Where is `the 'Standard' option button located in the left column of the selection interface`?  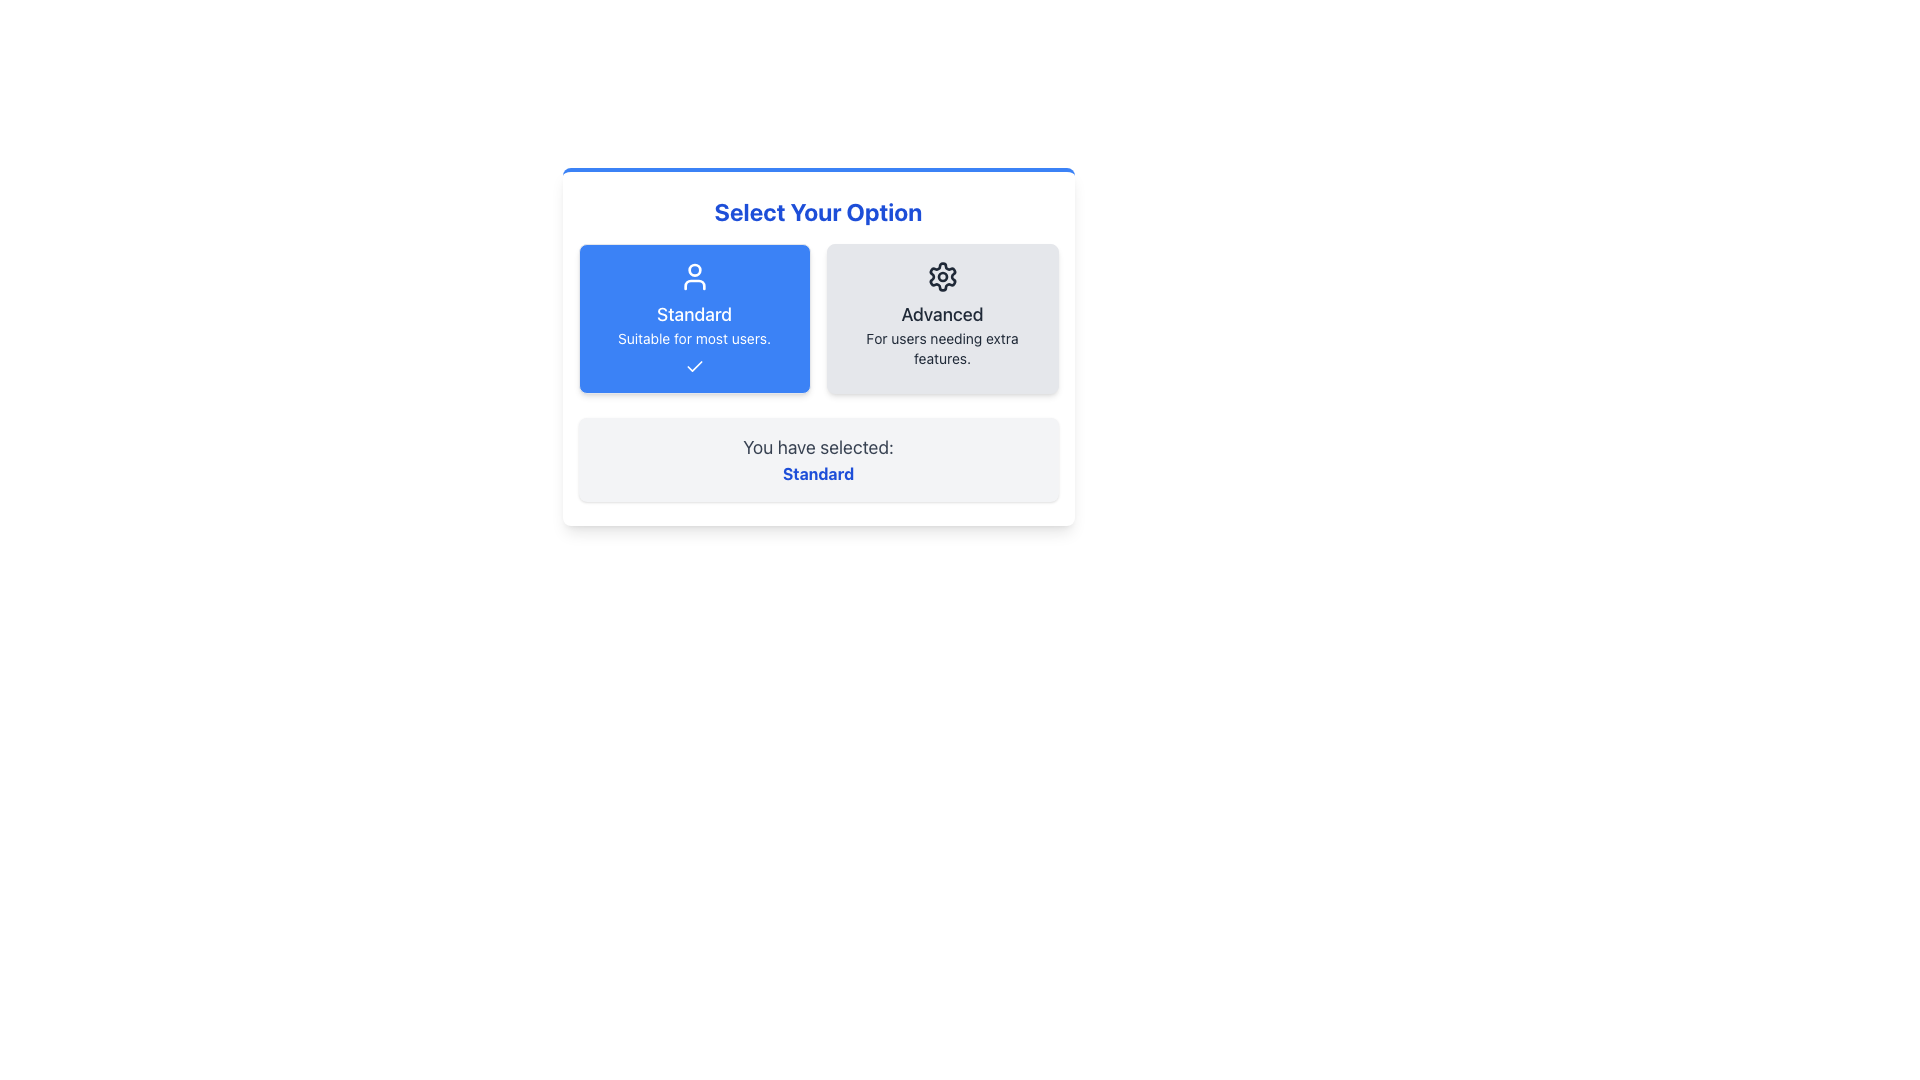 the 'Standard' option button located in the left column of the selection interface is located at coordinates (694, 318).